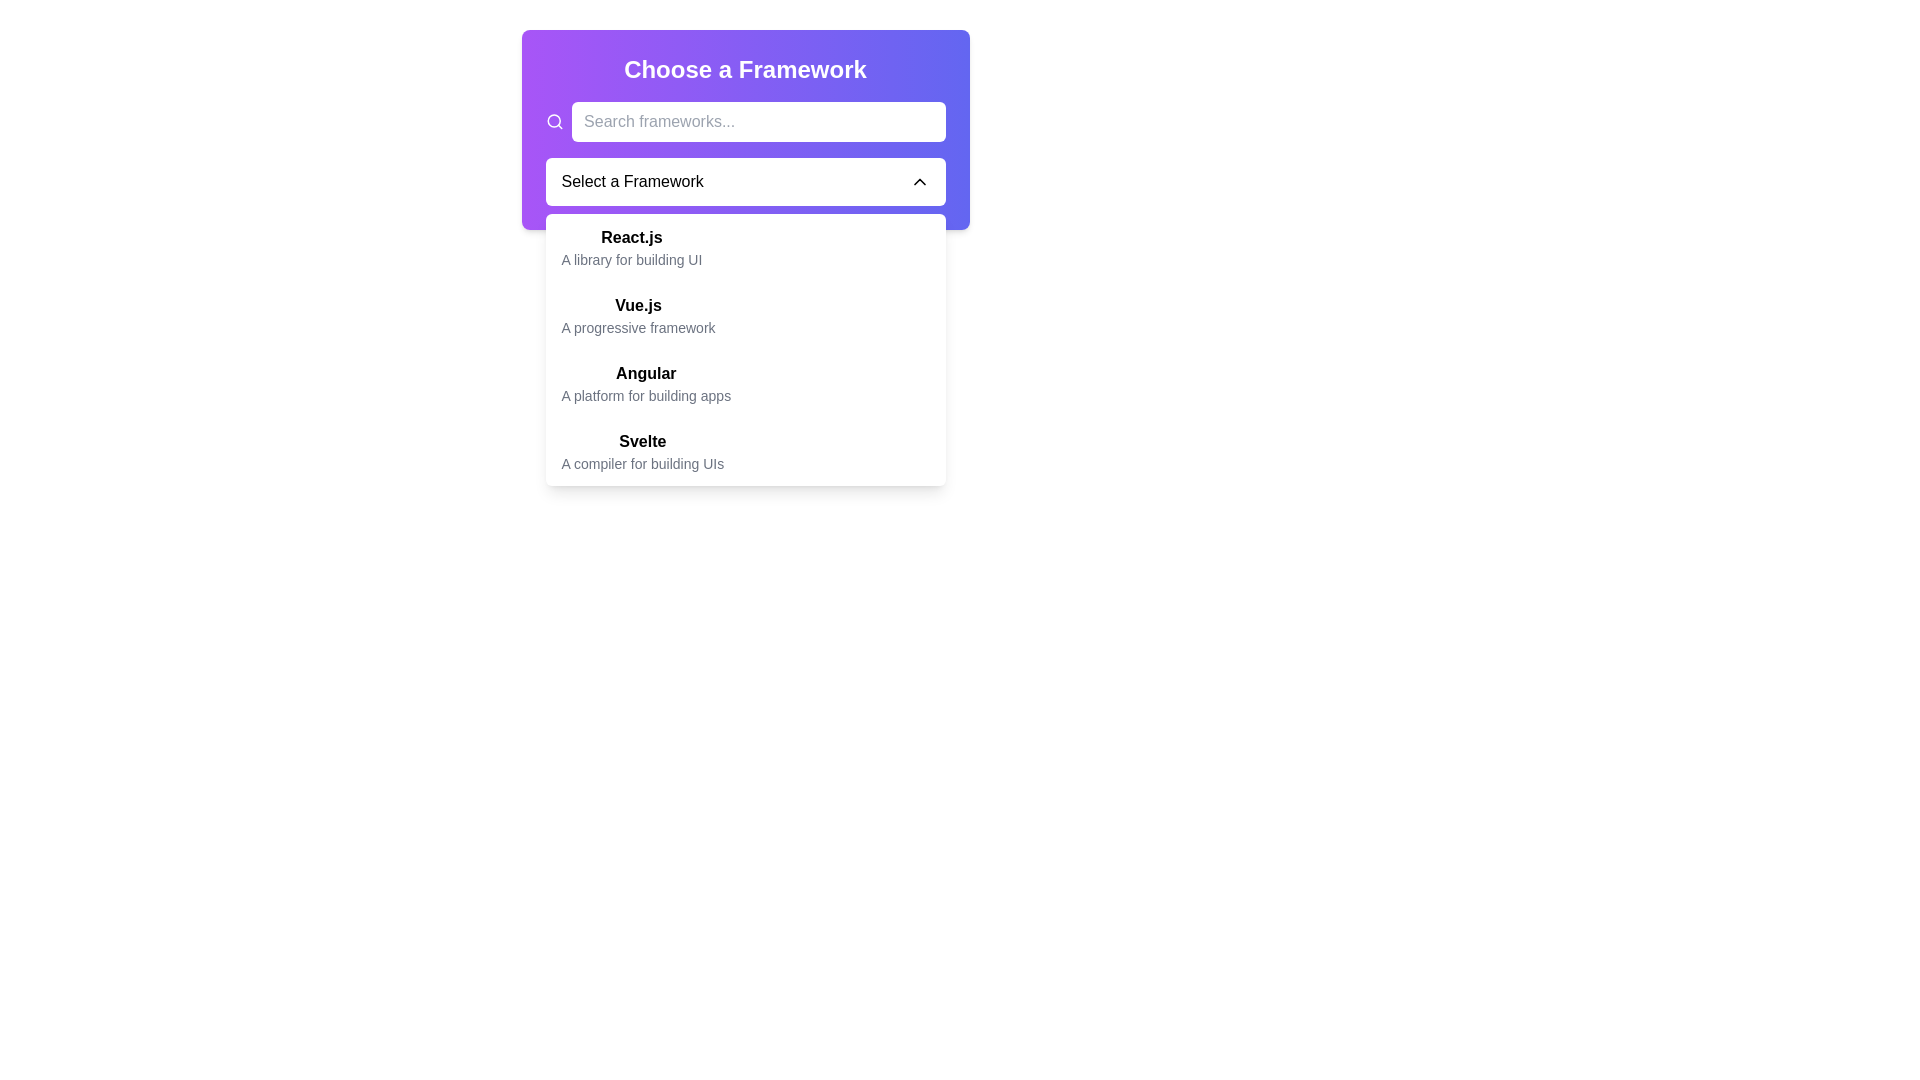 The width and height of the screenshot is (1920, 1080). I want to click on the dropdown menu option, so click(744, 349).